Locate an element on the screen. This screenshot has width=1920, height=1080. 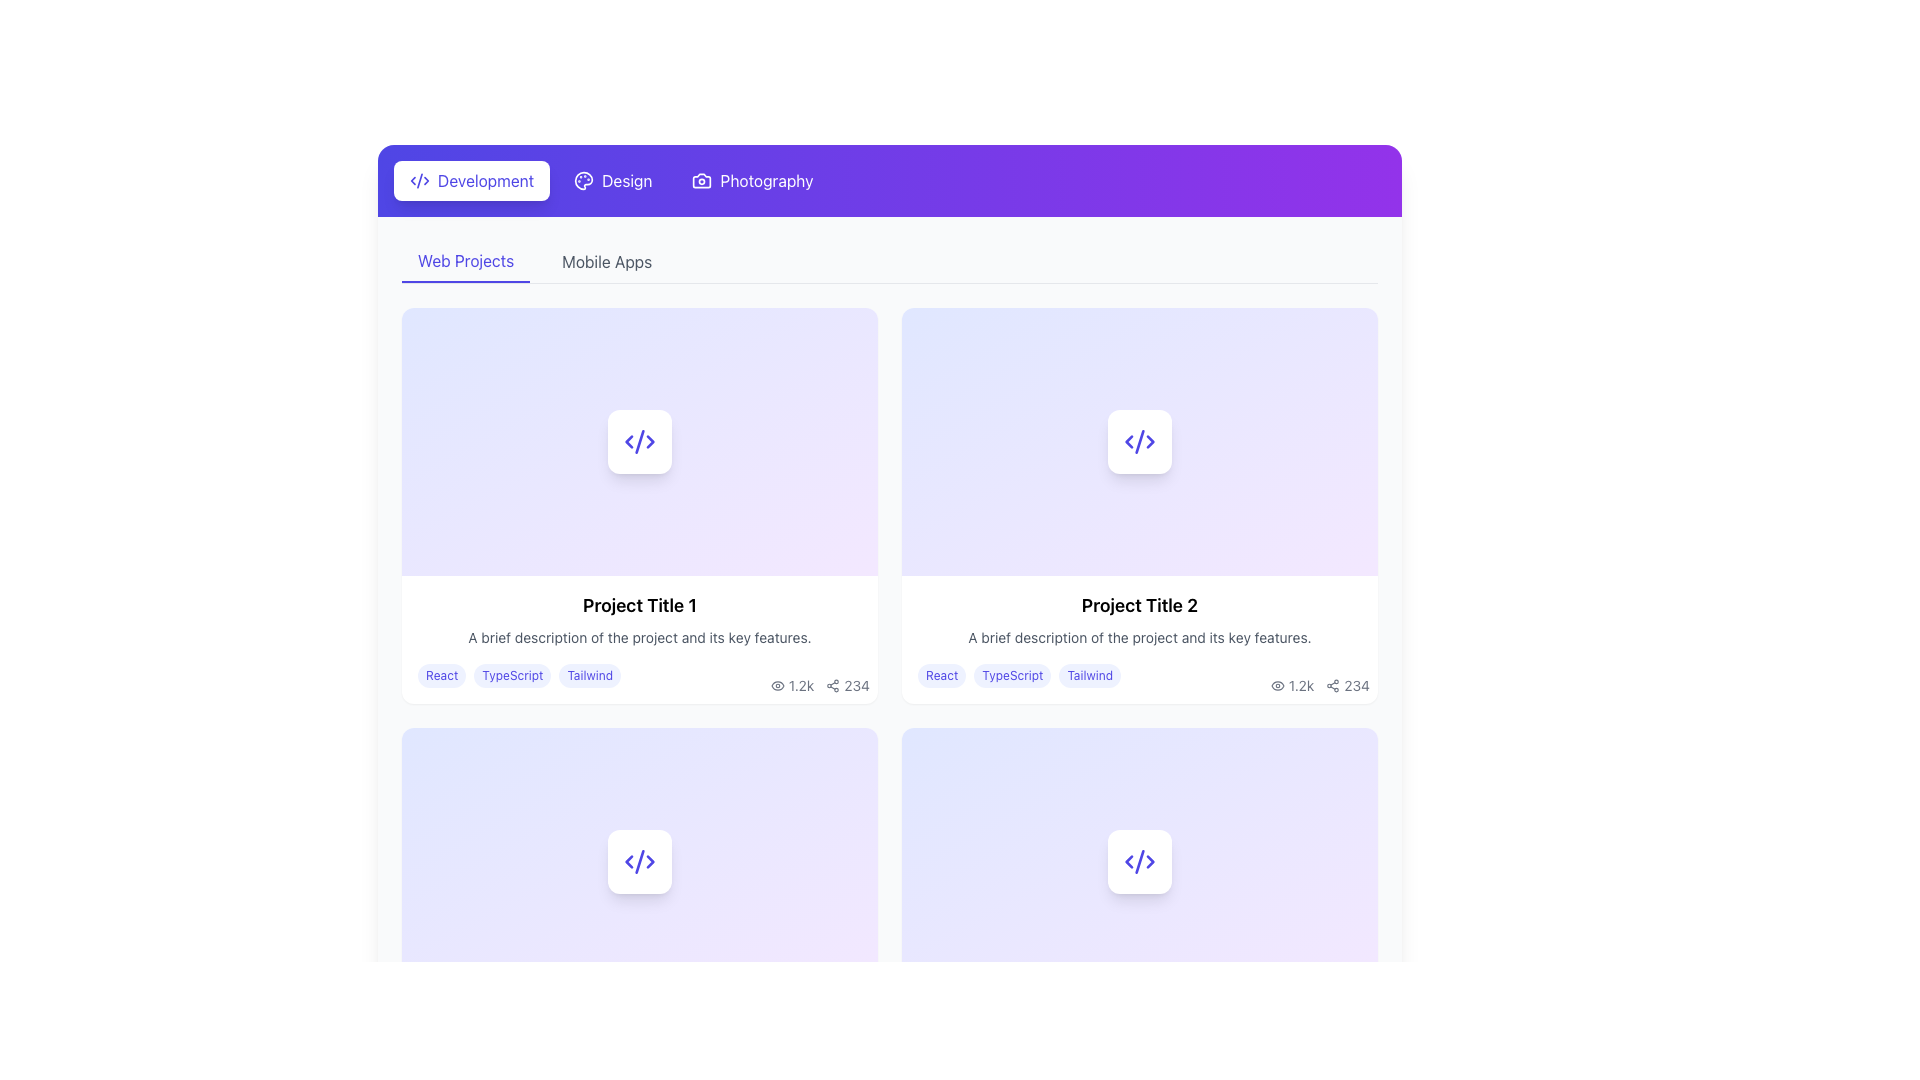
the leftwards pointing arrow icon, which is the second in a group of three arrows, located centrally at the top of the Project Title card in the Web Projects section is located at coordinates (628, 440).